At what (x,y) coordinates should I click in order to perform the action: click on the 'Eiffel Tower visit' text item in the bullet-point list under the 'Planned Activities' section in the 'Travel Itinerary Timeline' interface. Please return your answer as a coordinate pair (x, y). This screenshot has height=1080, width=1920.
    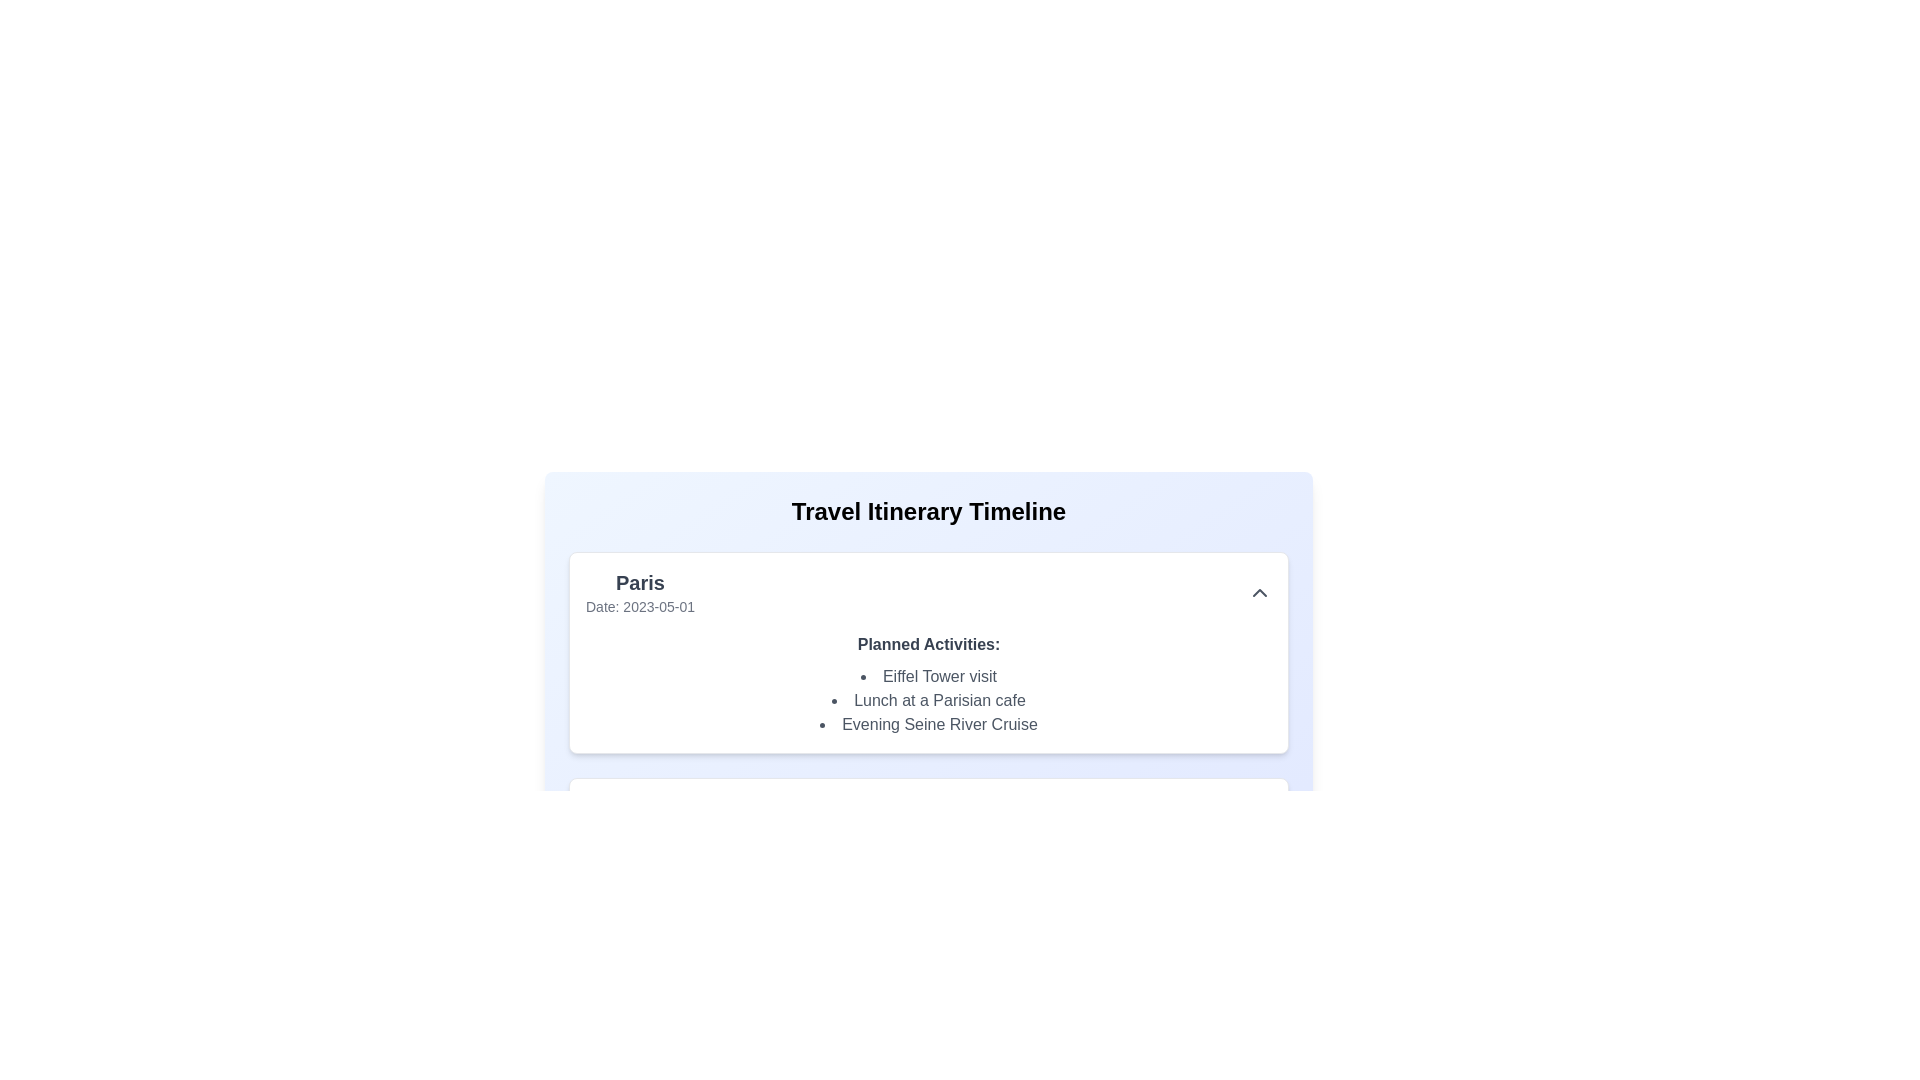
    Looking at the image, I should click on (928, 676).